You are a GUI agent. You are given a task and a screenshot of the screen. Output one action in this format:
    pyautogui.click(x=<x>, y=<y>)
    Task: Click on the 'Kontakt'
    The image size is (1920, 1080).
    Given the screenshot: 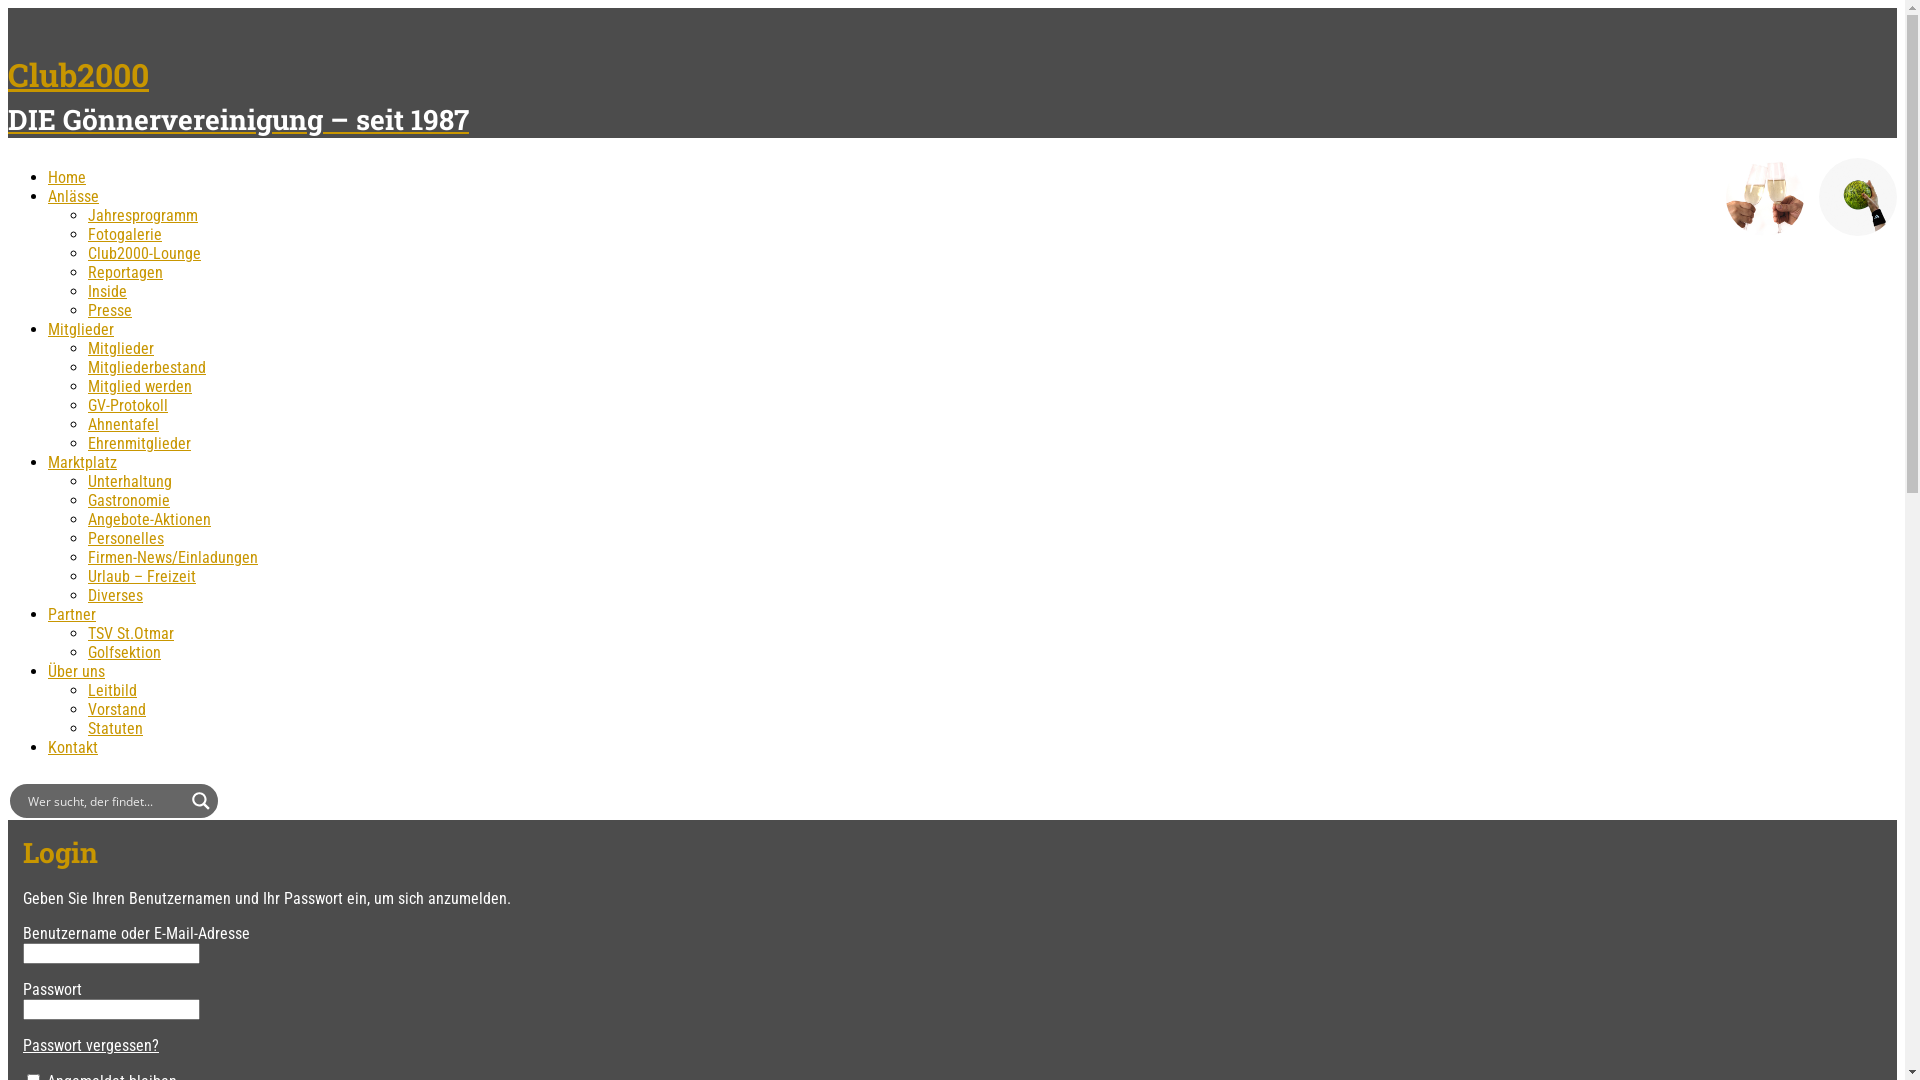 What is the action you would take?
    pyautogui.click(x=72, y=747)
    